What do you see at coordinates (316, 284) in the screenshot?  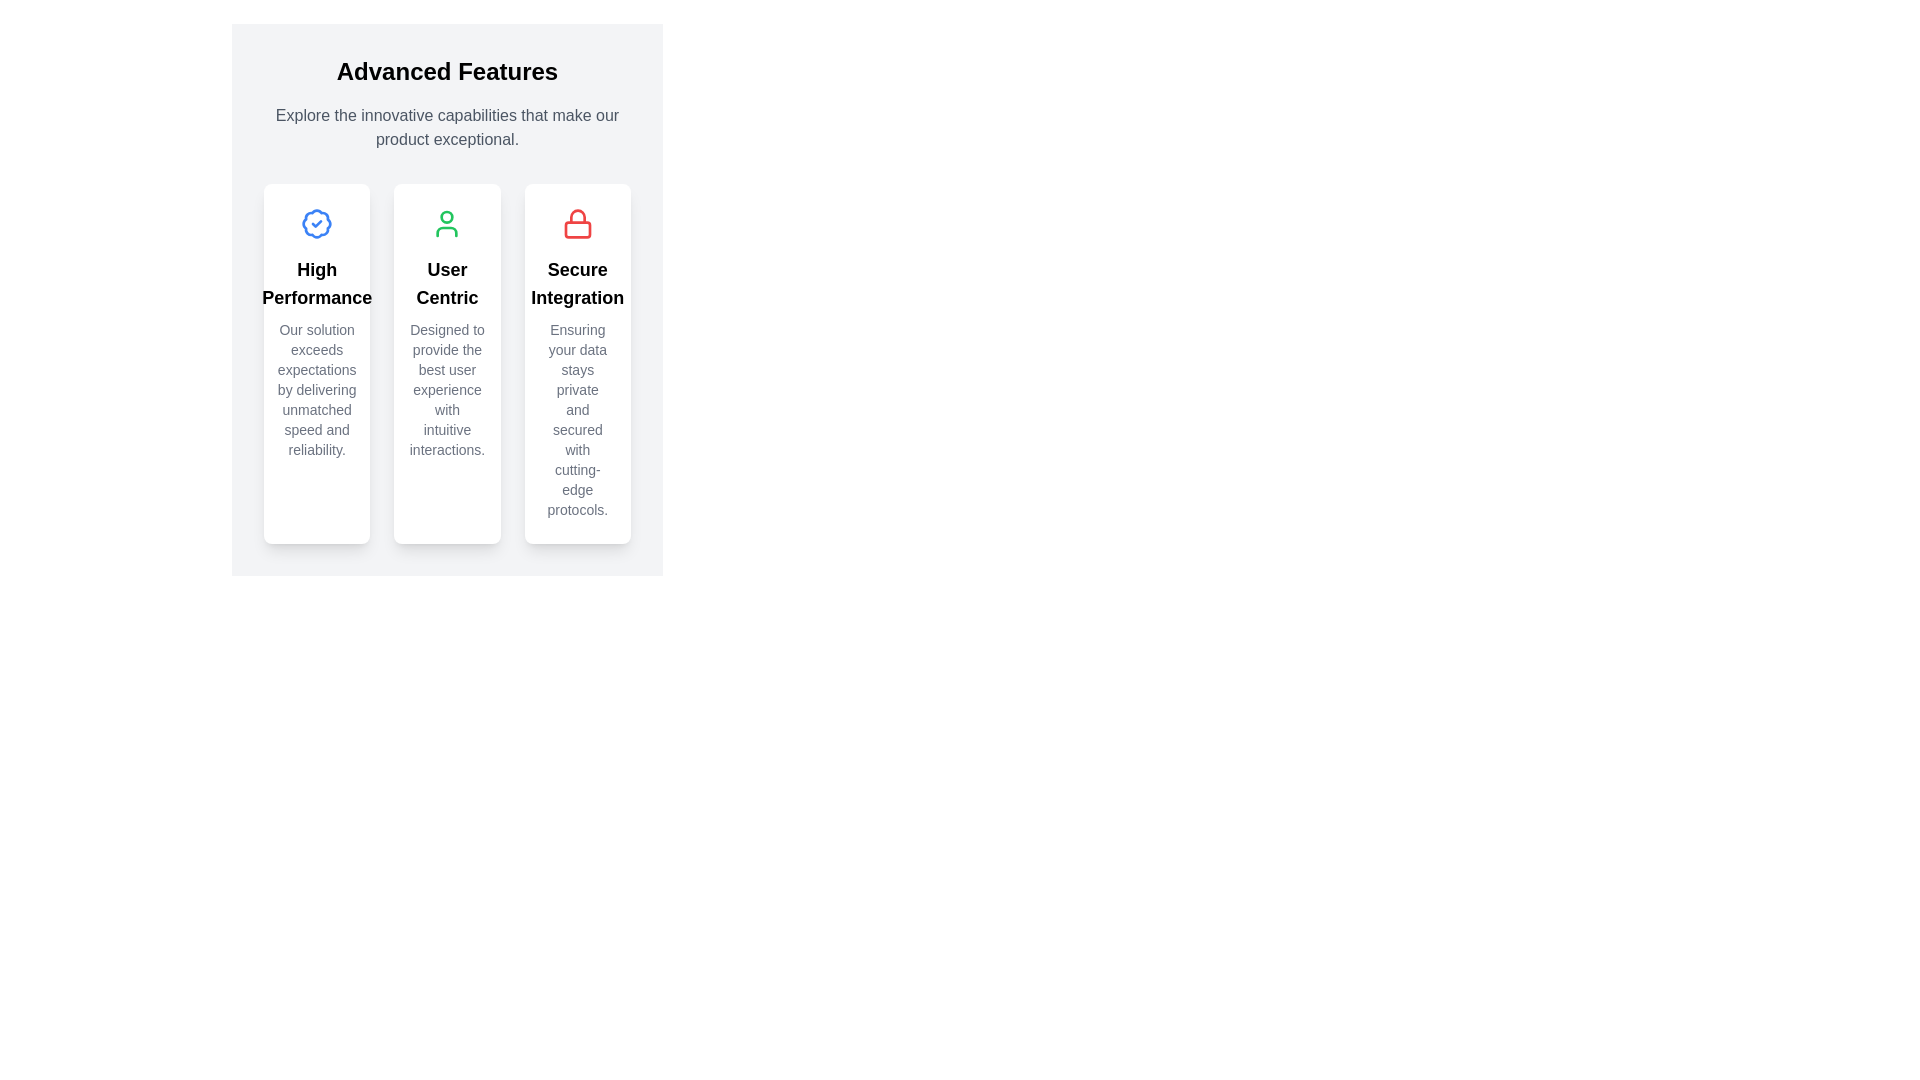 I see `text 'High Performance' from the bold title text element located in the leftmost card of the three-card layout` at bounding box center [316, 284].